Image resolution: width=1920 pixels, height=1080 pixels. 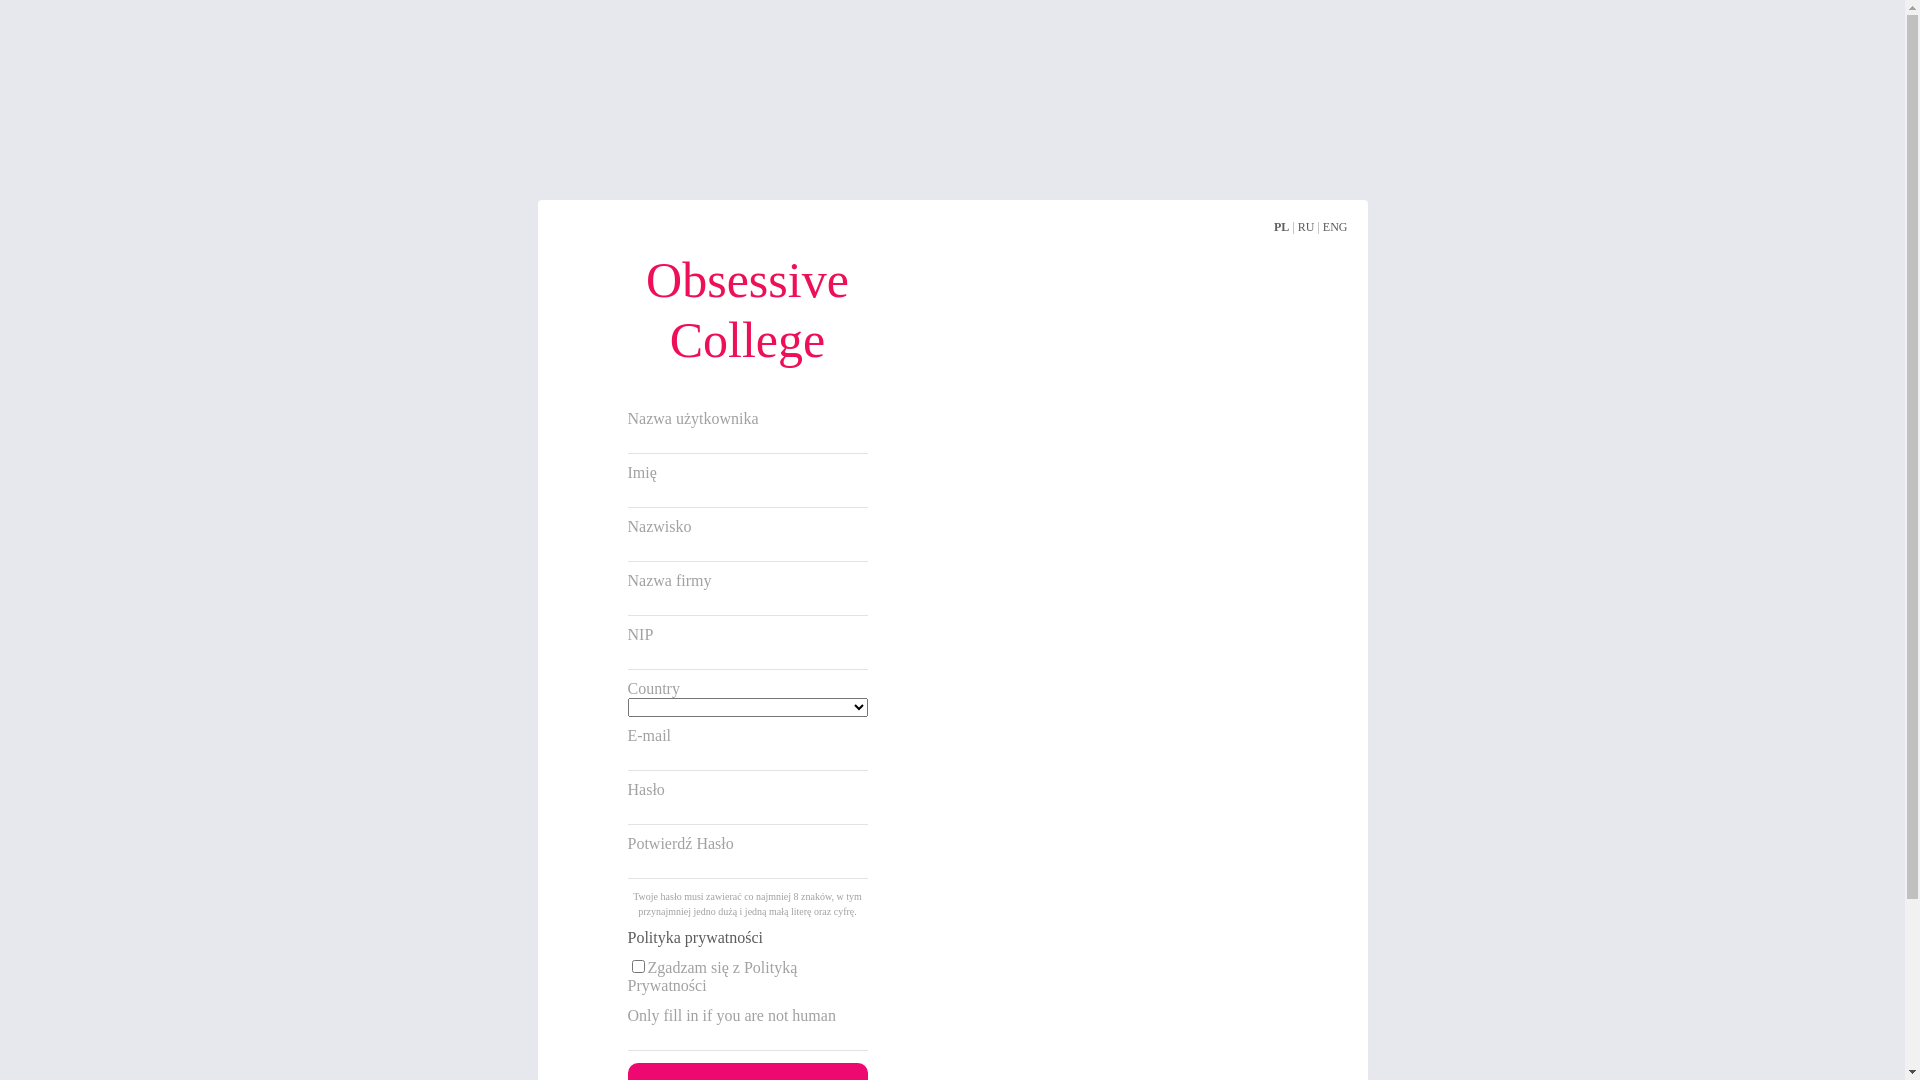 I want to click on 'ENG', so click(x=1335, y=226).